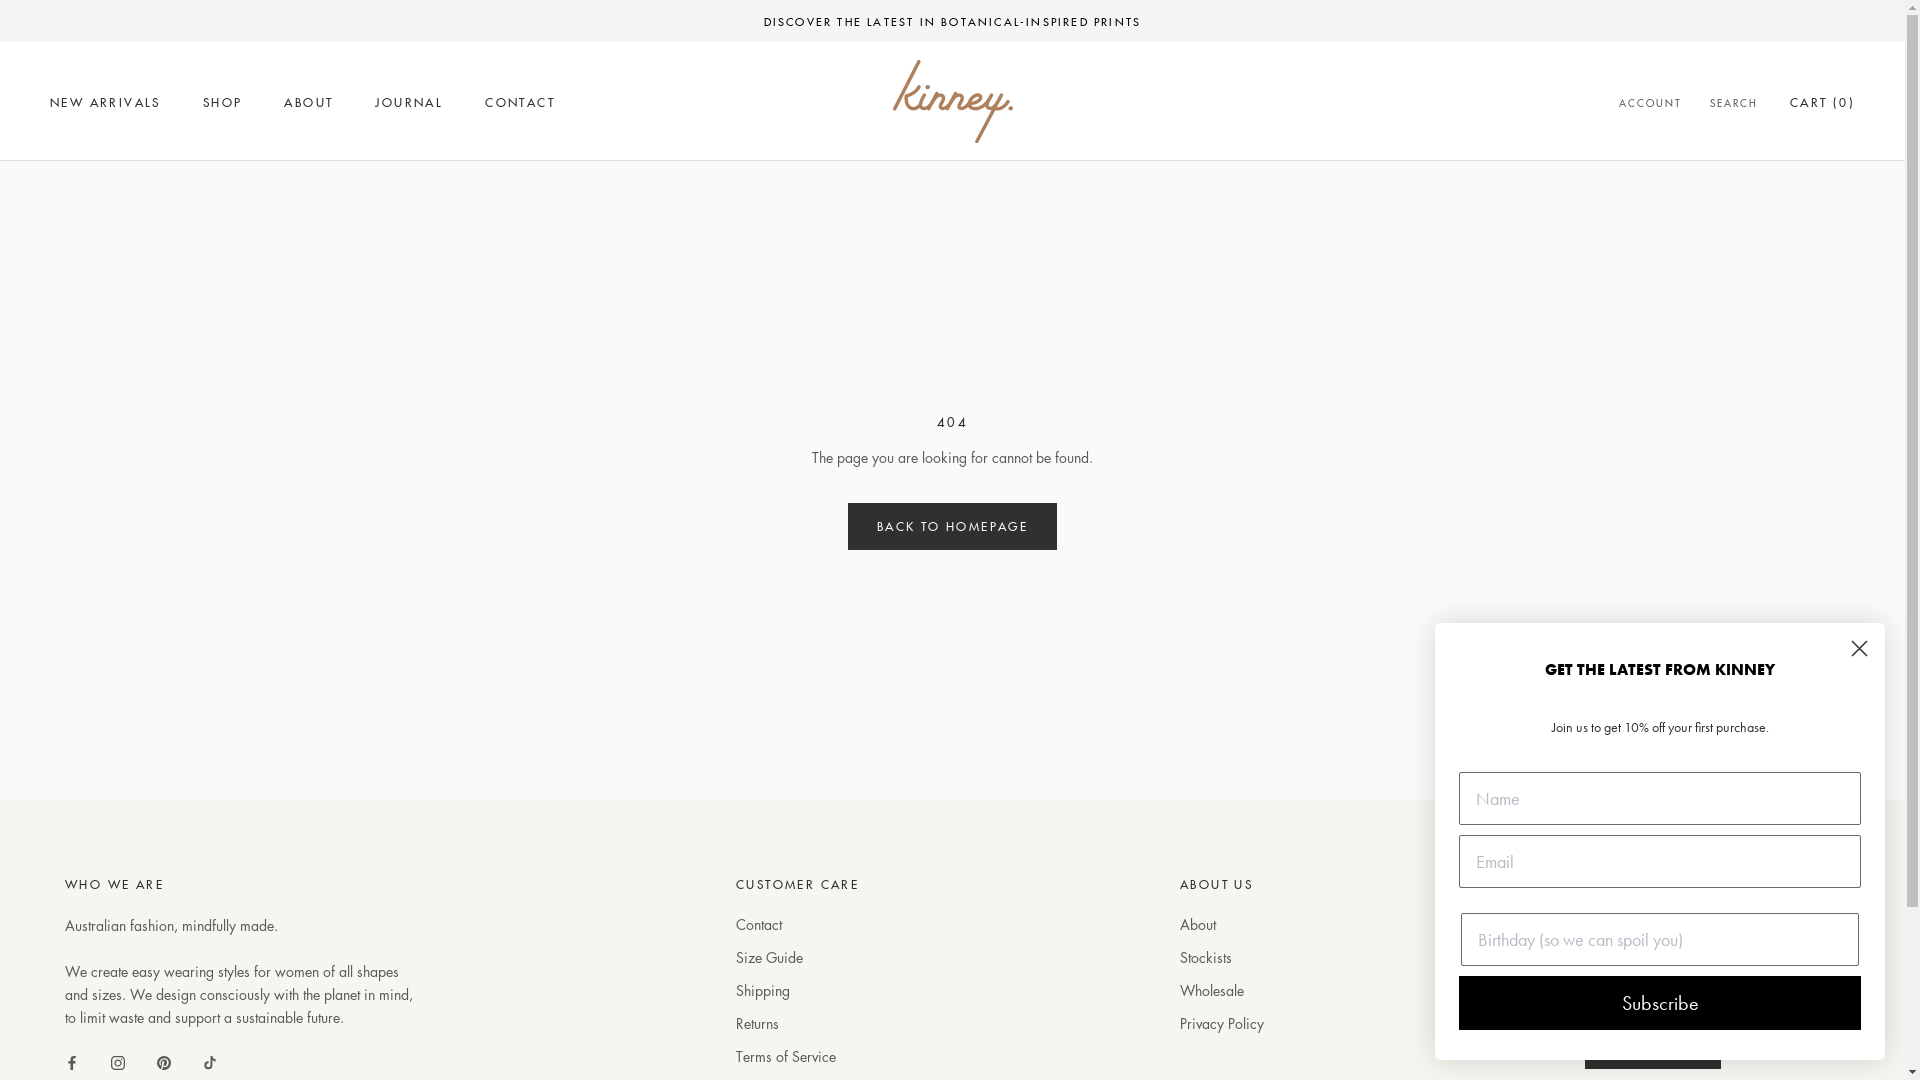 The height and width of the screenshot is (1080, 1920). Describe the element at coordinates (519, 102) in the screenshot. I see `'CONTACT` at that location.